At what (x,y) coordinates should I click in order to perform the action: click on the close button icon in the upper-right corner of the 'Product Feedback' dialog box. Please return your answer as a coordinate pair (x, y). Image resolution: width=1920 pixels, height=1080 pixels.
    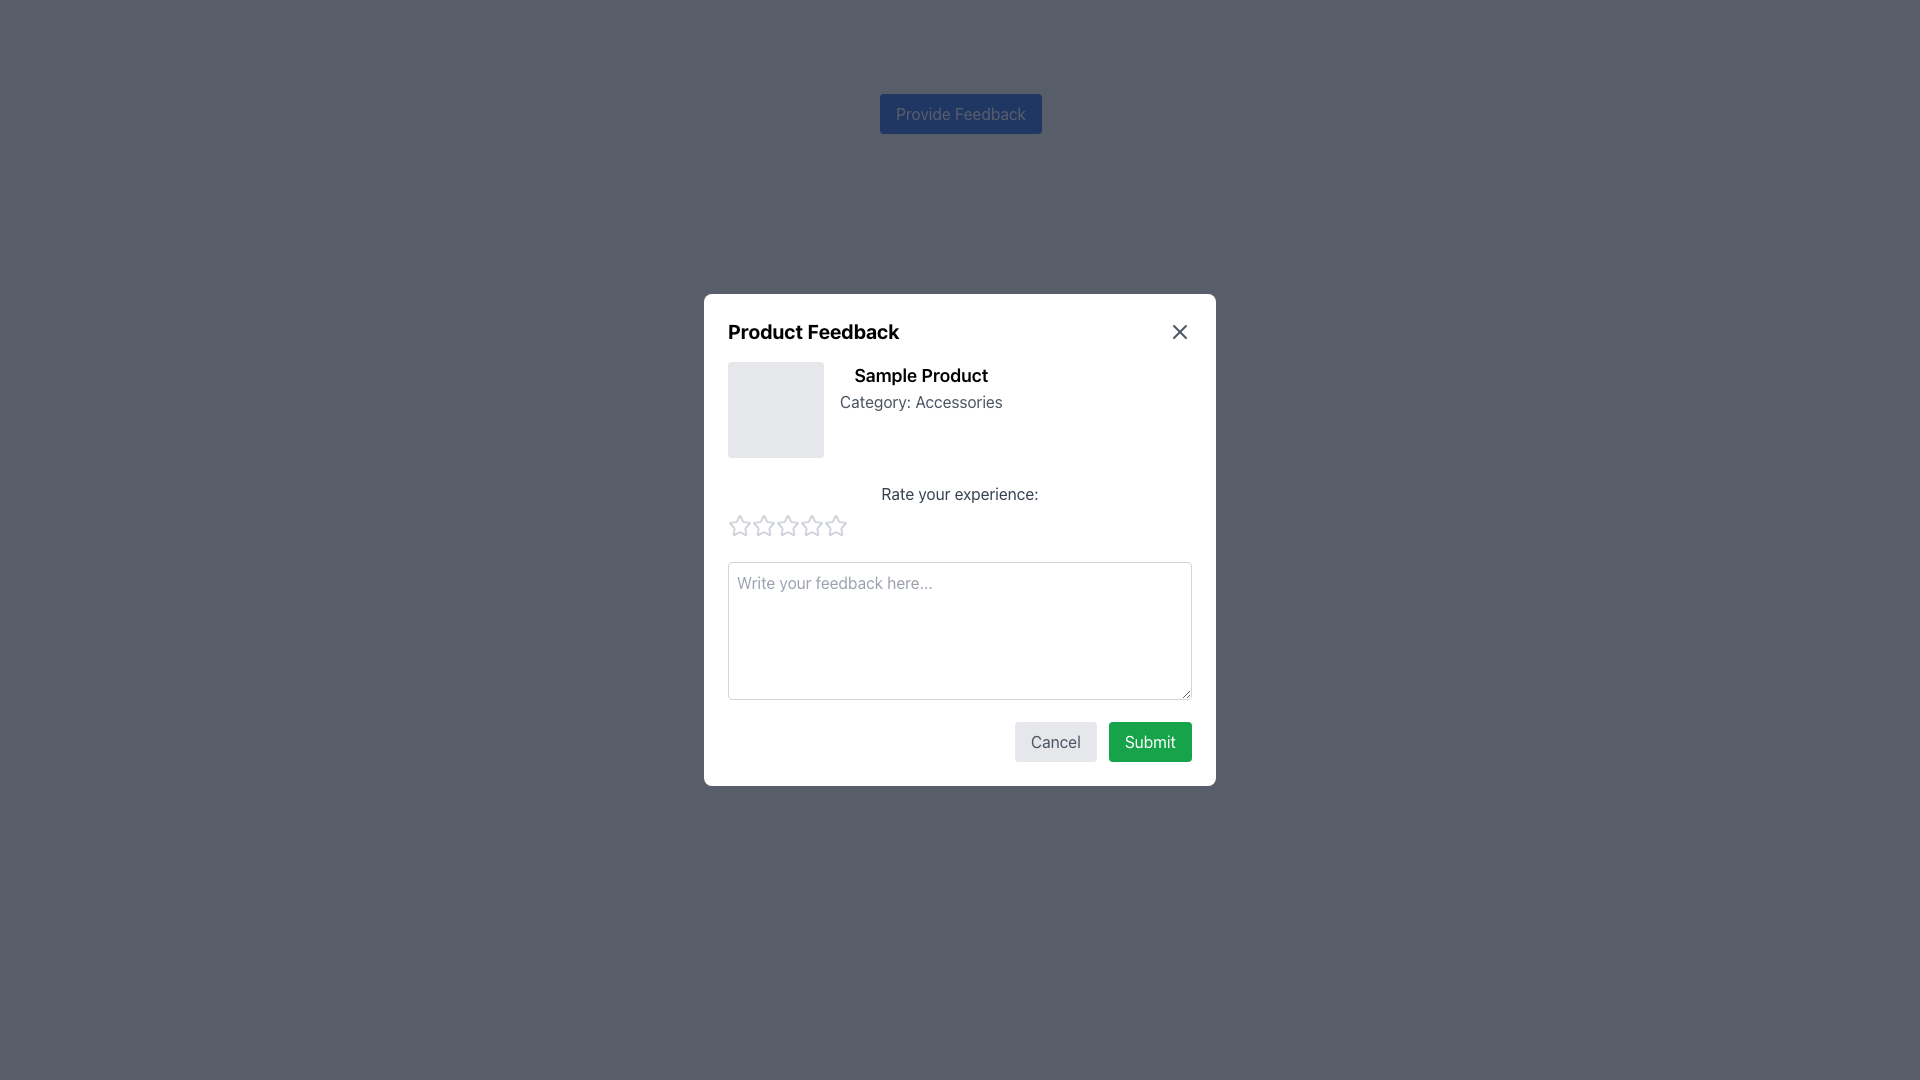
    Looking at the image, I should click on (1180, 330).